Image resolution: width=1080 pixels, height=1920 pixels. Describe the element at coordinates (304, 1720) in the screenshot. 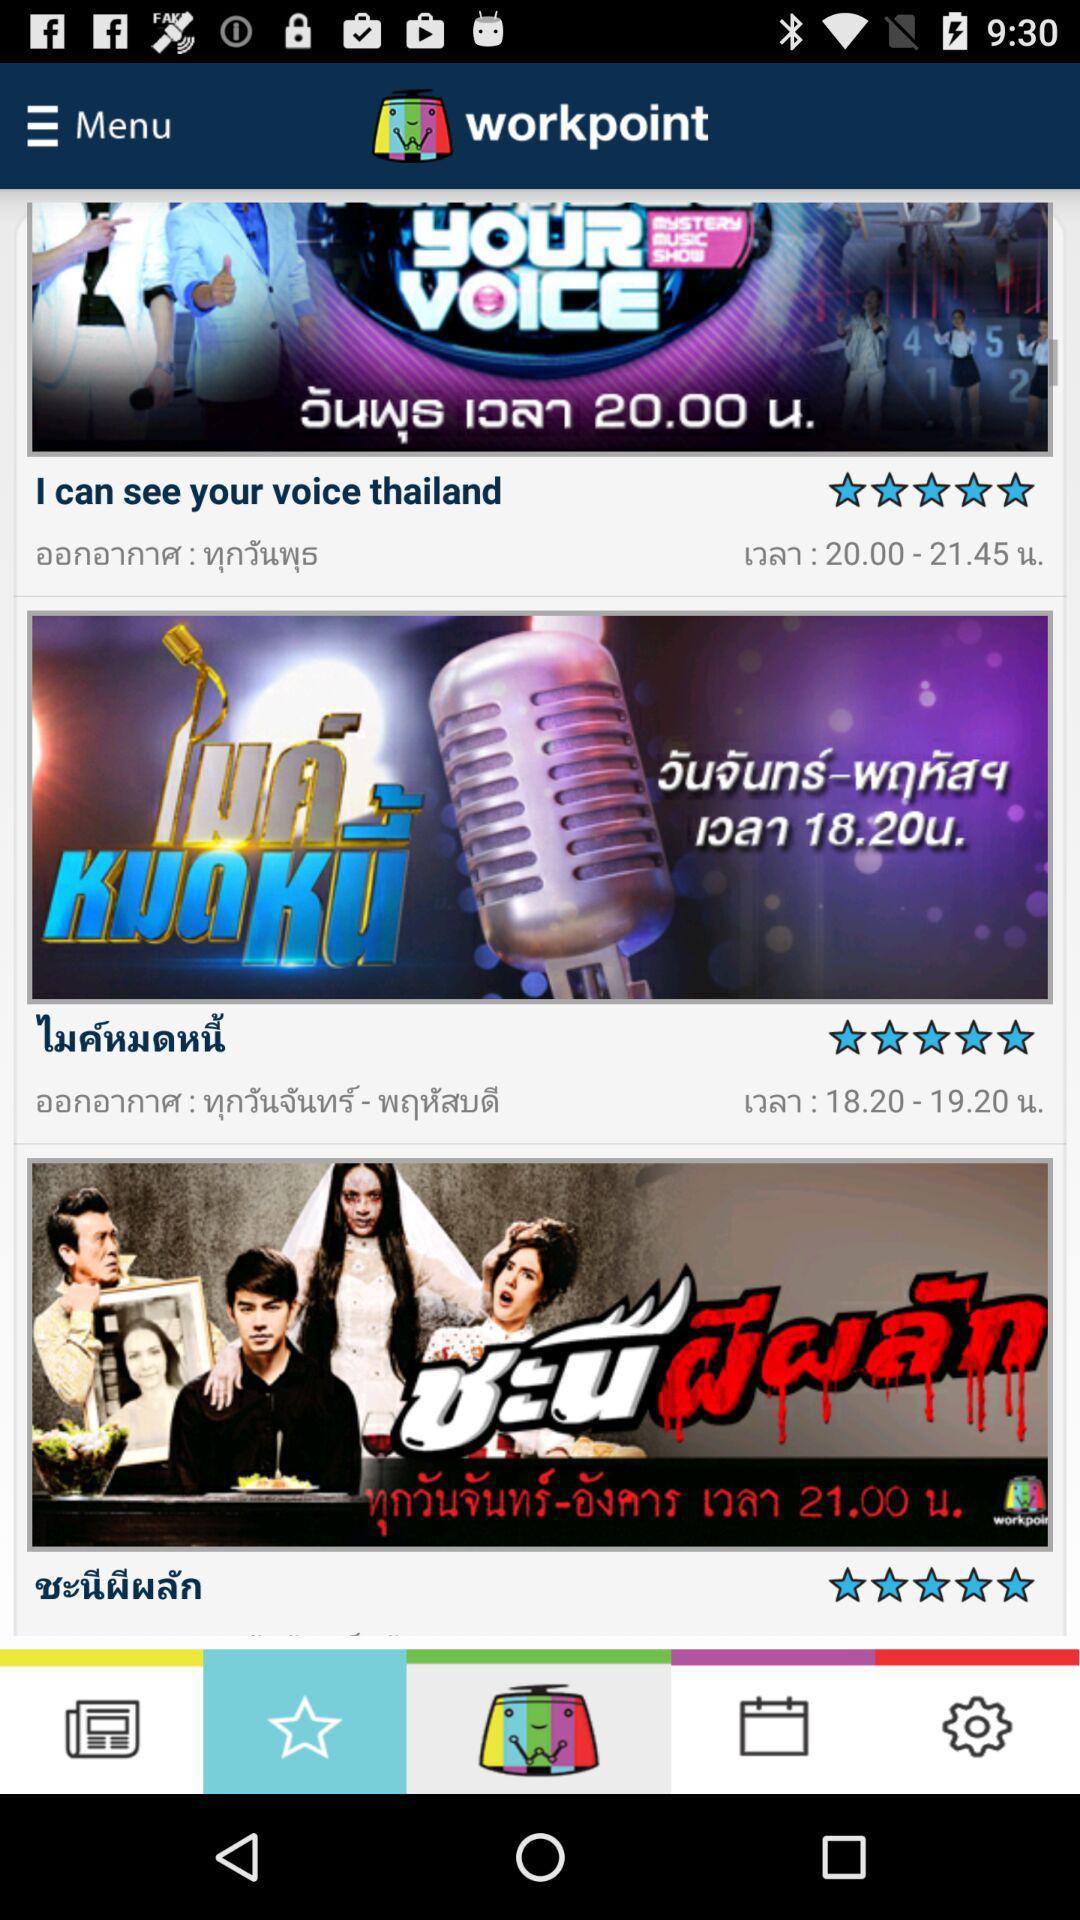

I see `favourite button` at that location.